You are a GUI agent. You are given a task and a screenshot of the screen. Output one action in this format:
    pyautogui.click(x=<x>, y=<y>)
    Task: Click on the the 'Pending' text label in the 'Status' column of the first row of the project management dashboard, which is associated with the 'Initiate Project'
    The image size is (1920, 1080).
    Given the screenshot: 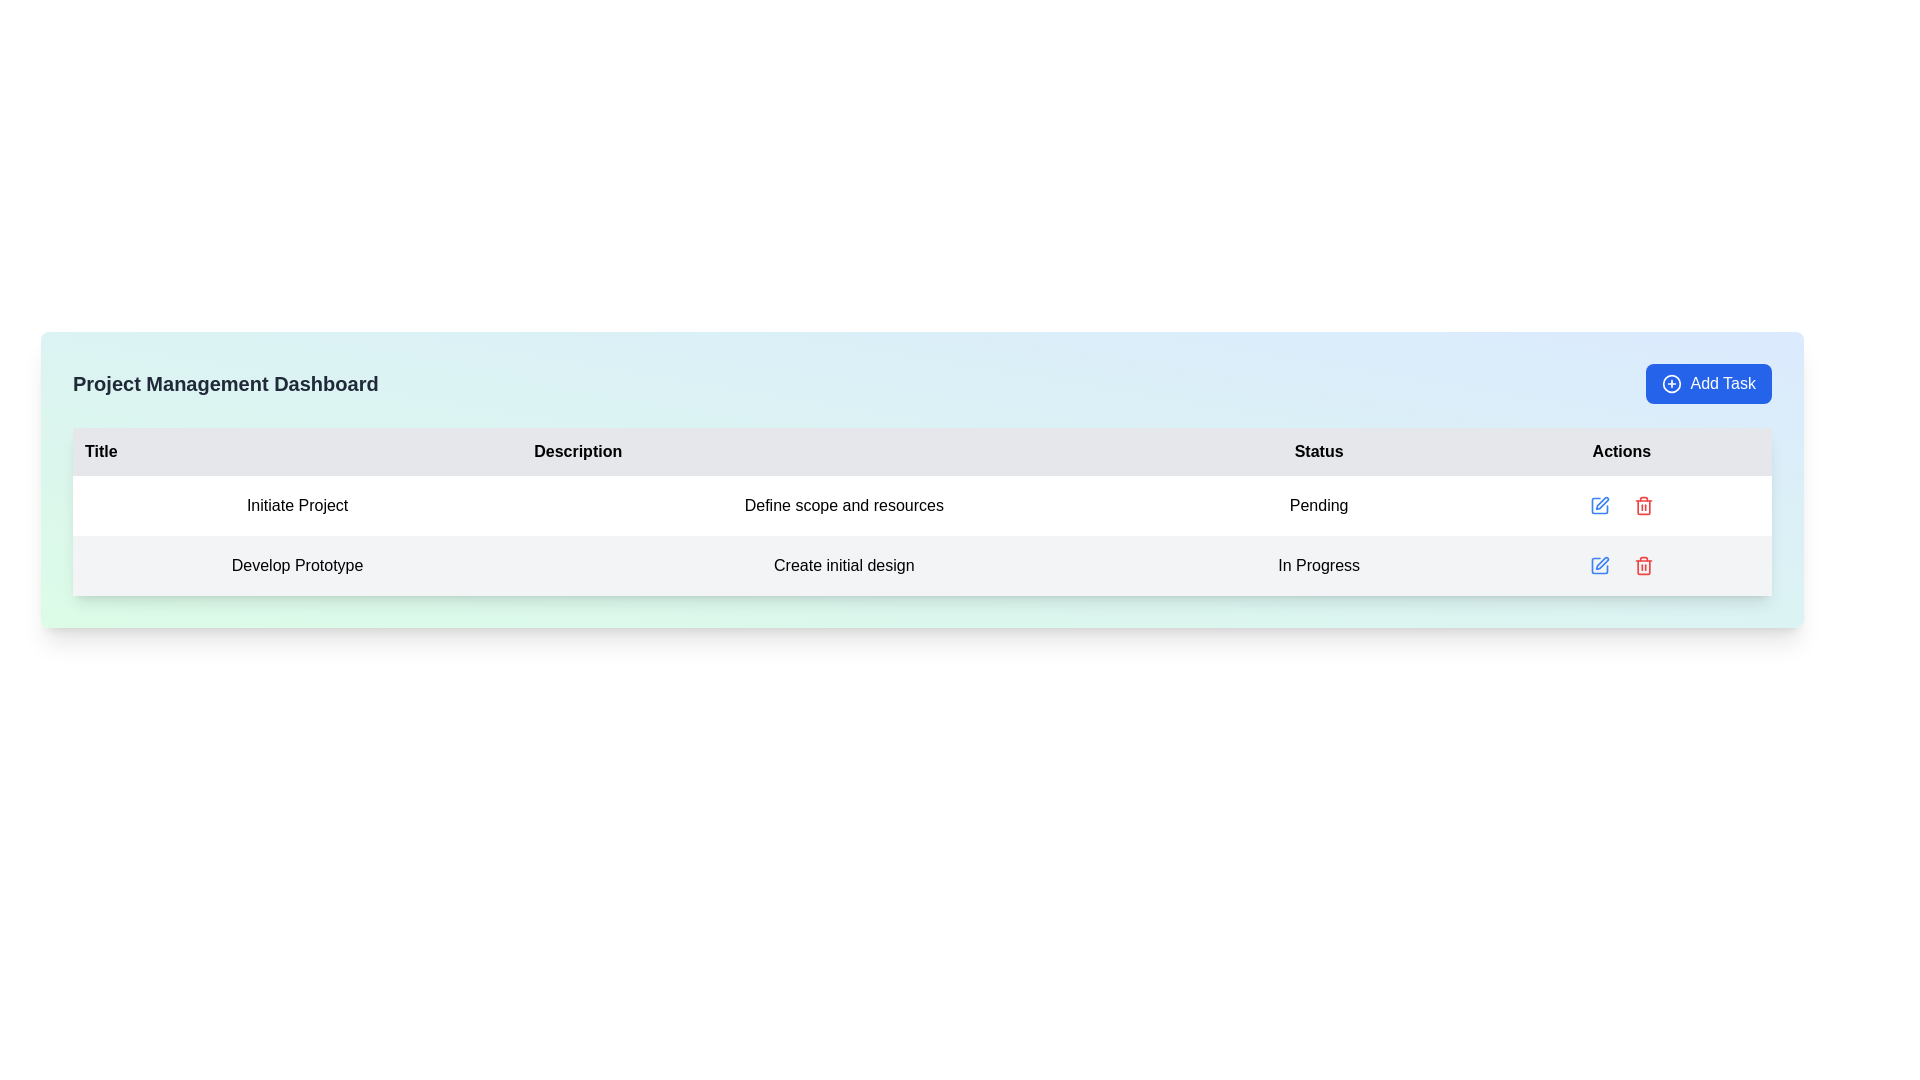 What is the action you would take?
    pyautogui.click(x=1319, y=504)
    